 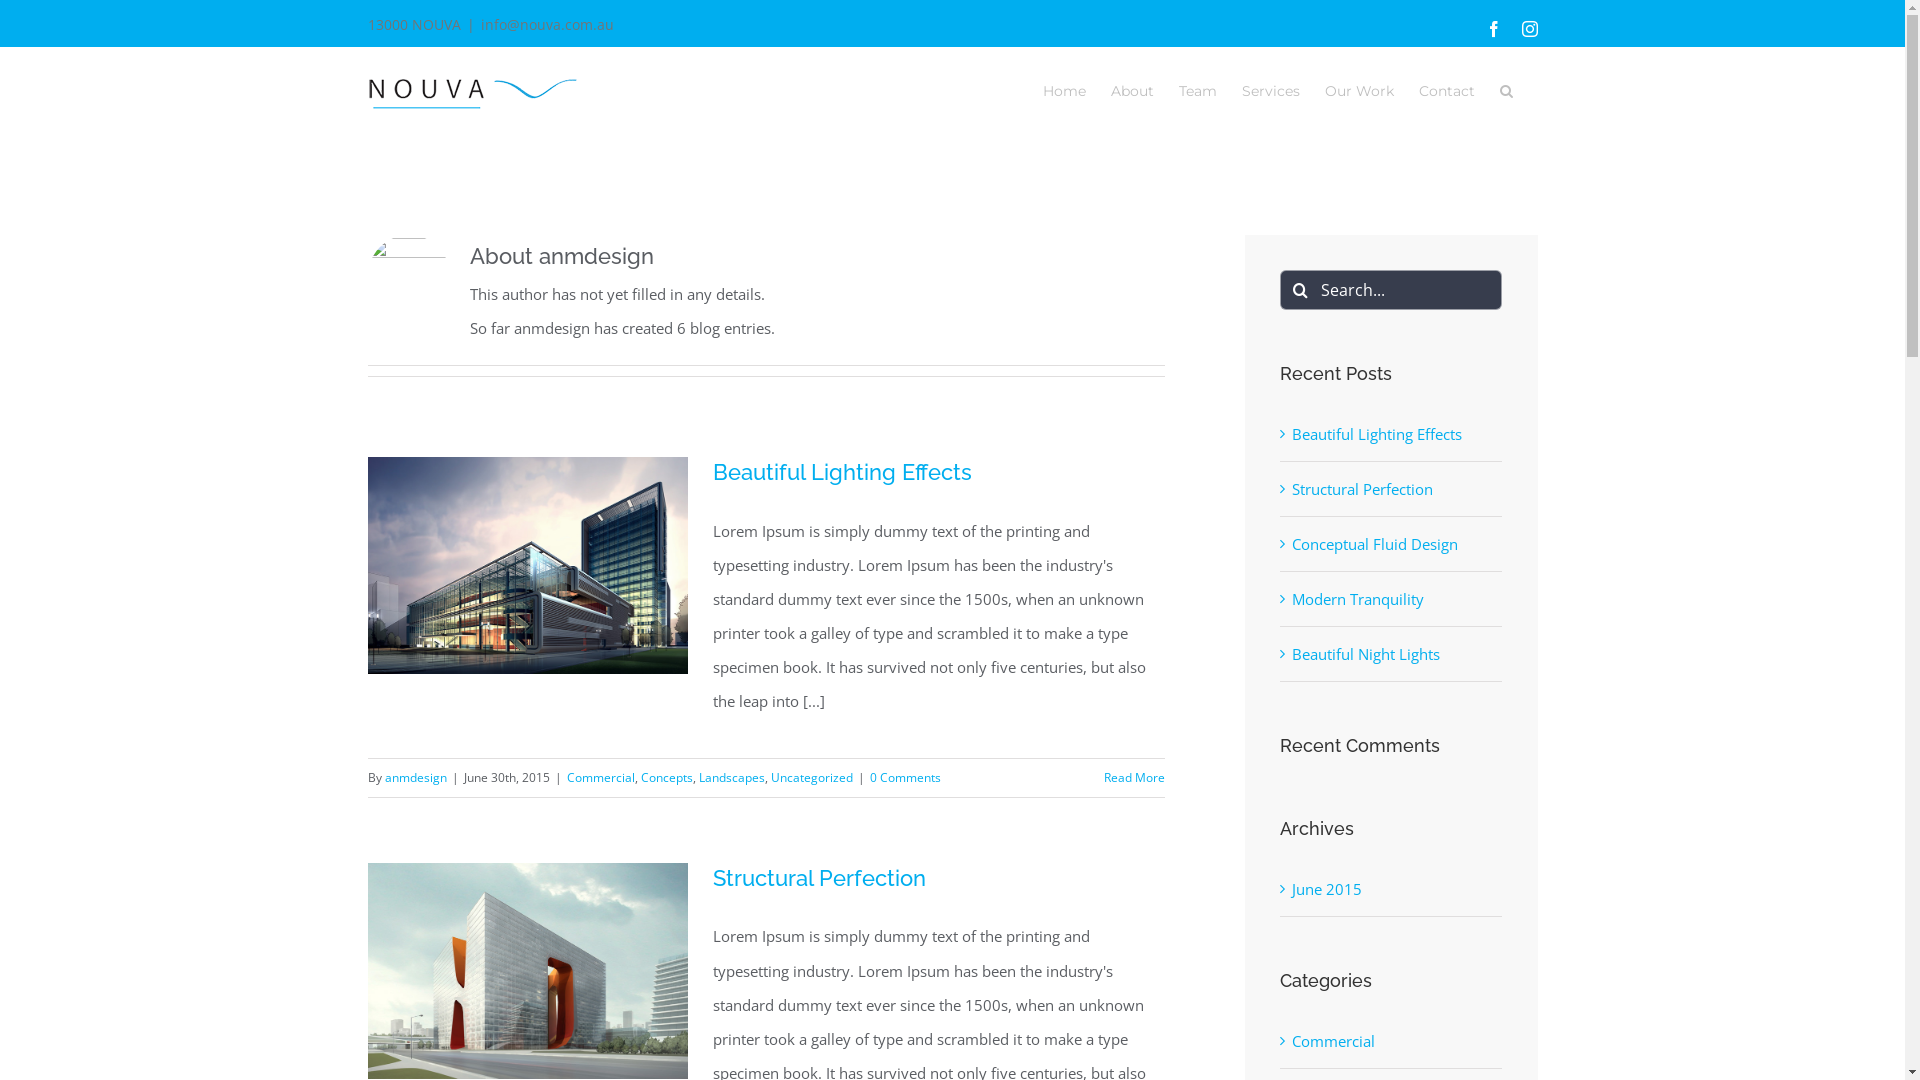 I want to click on 'Conceptual Fluid Design', so click(x=1373, y=543).